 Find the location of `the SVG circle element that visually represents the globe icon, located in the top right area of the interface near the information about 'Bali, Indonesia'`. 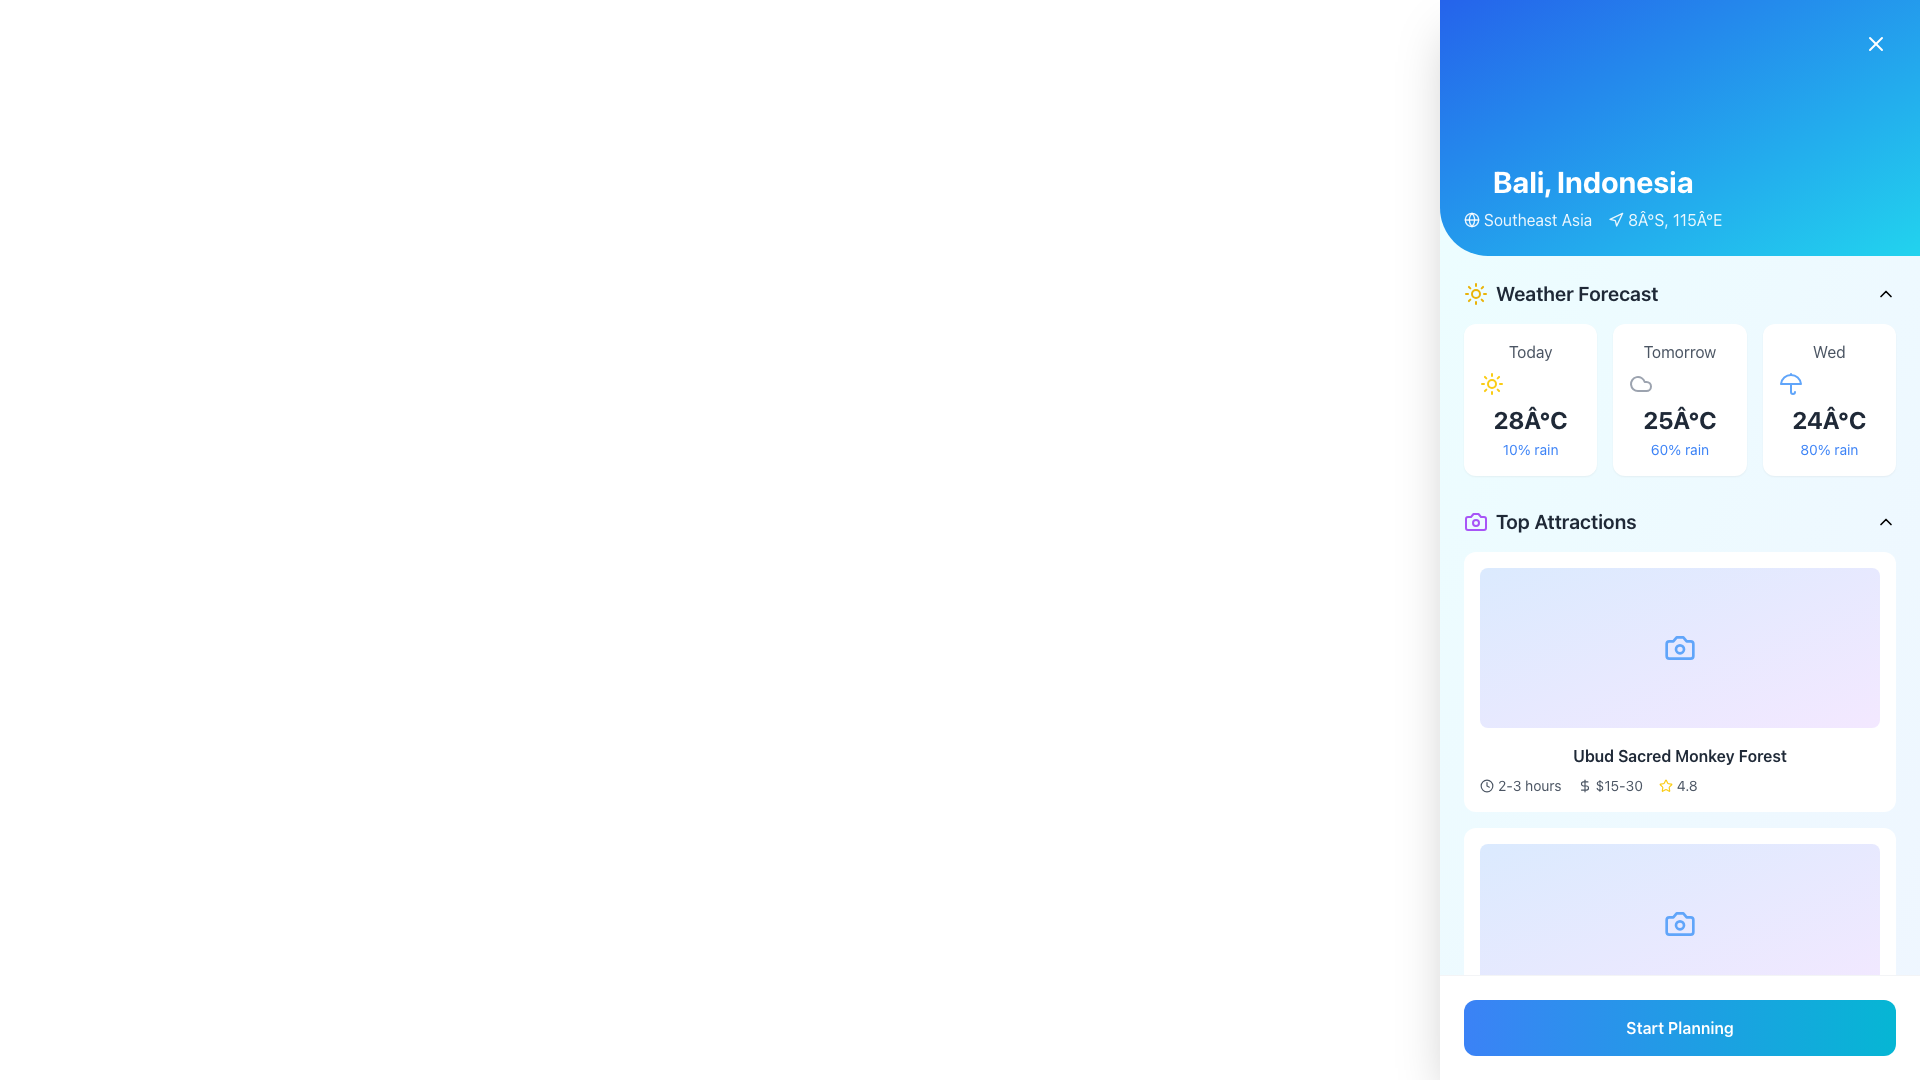

the SVG circle element that visually represents the globe icon, located in the top right area of the interface near the information about 'Bali, Indonesia' is located at coordinates (1472, 219).